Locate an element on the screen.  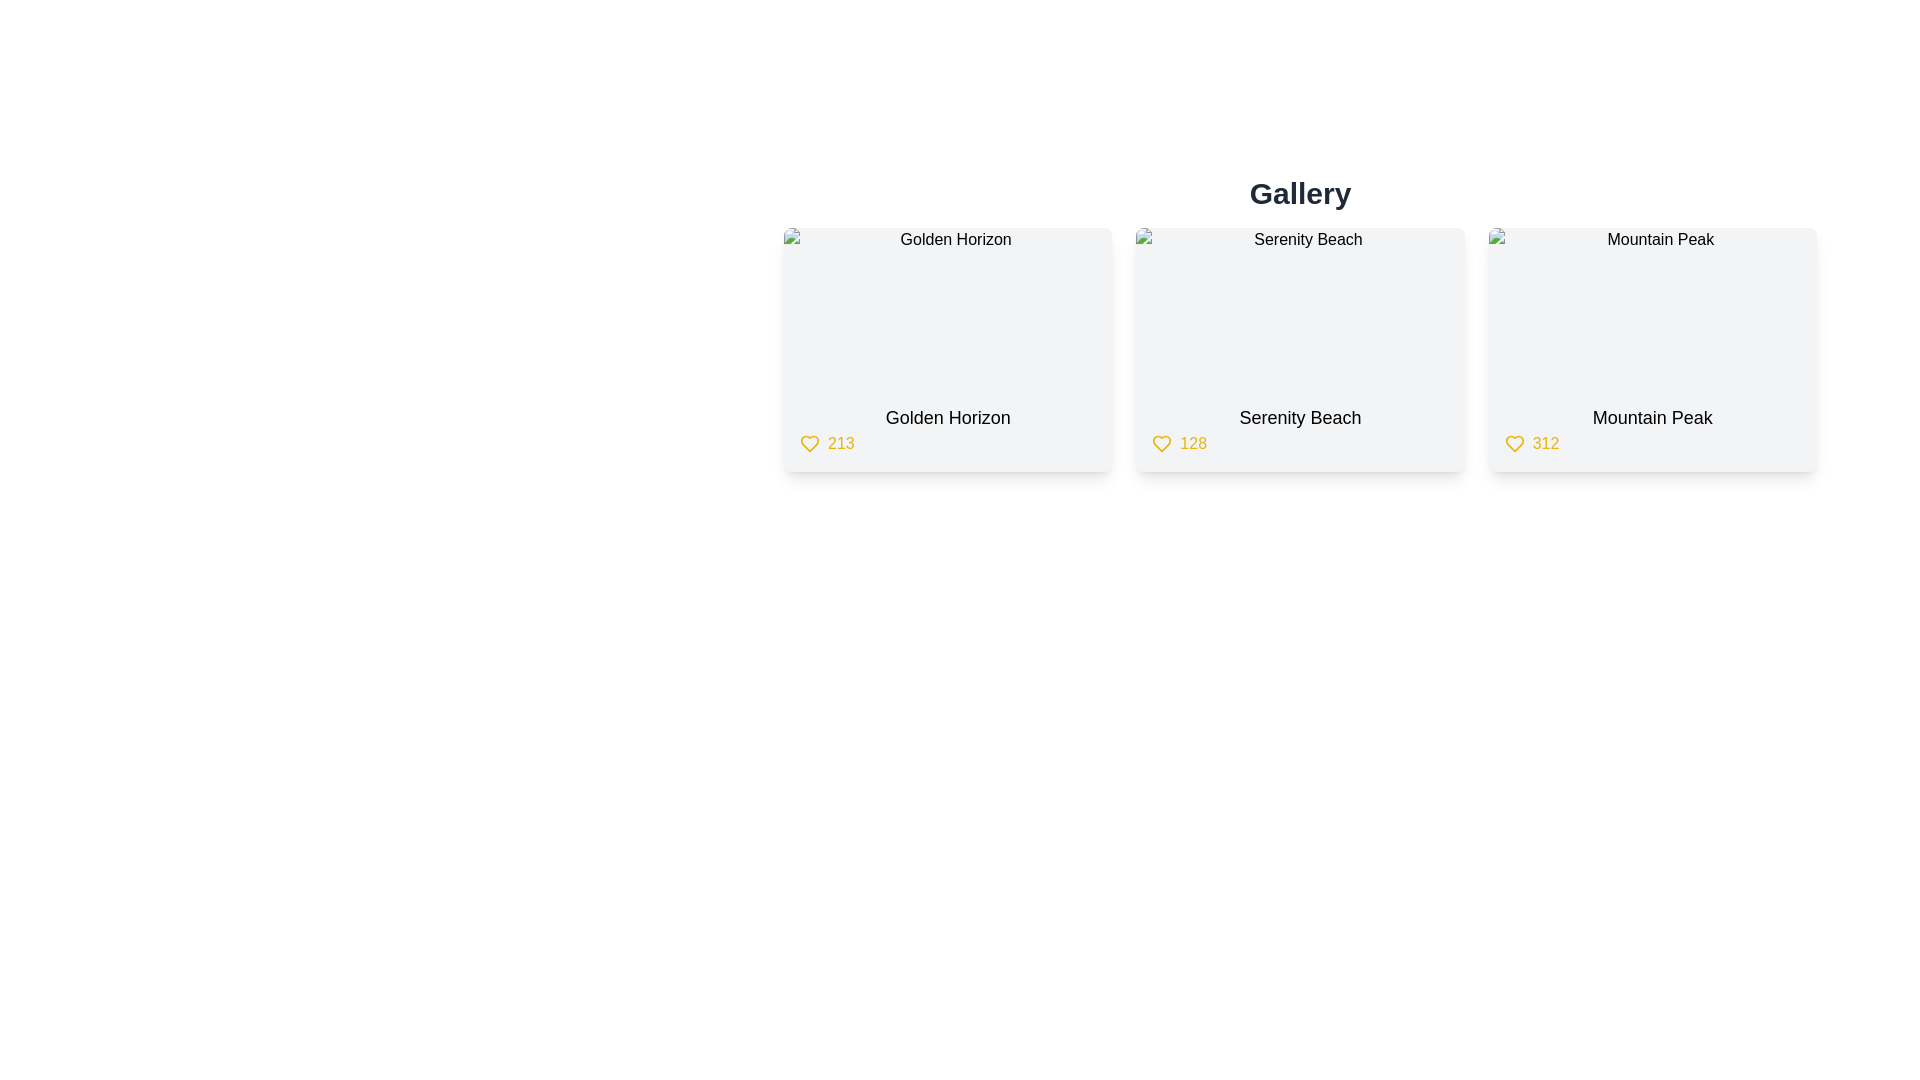
text label 'Serenity Beach' displayed prominently in bold font, located above the numerical label '128' in the center card of a row of three cards is located at coordinates (1300, 416).